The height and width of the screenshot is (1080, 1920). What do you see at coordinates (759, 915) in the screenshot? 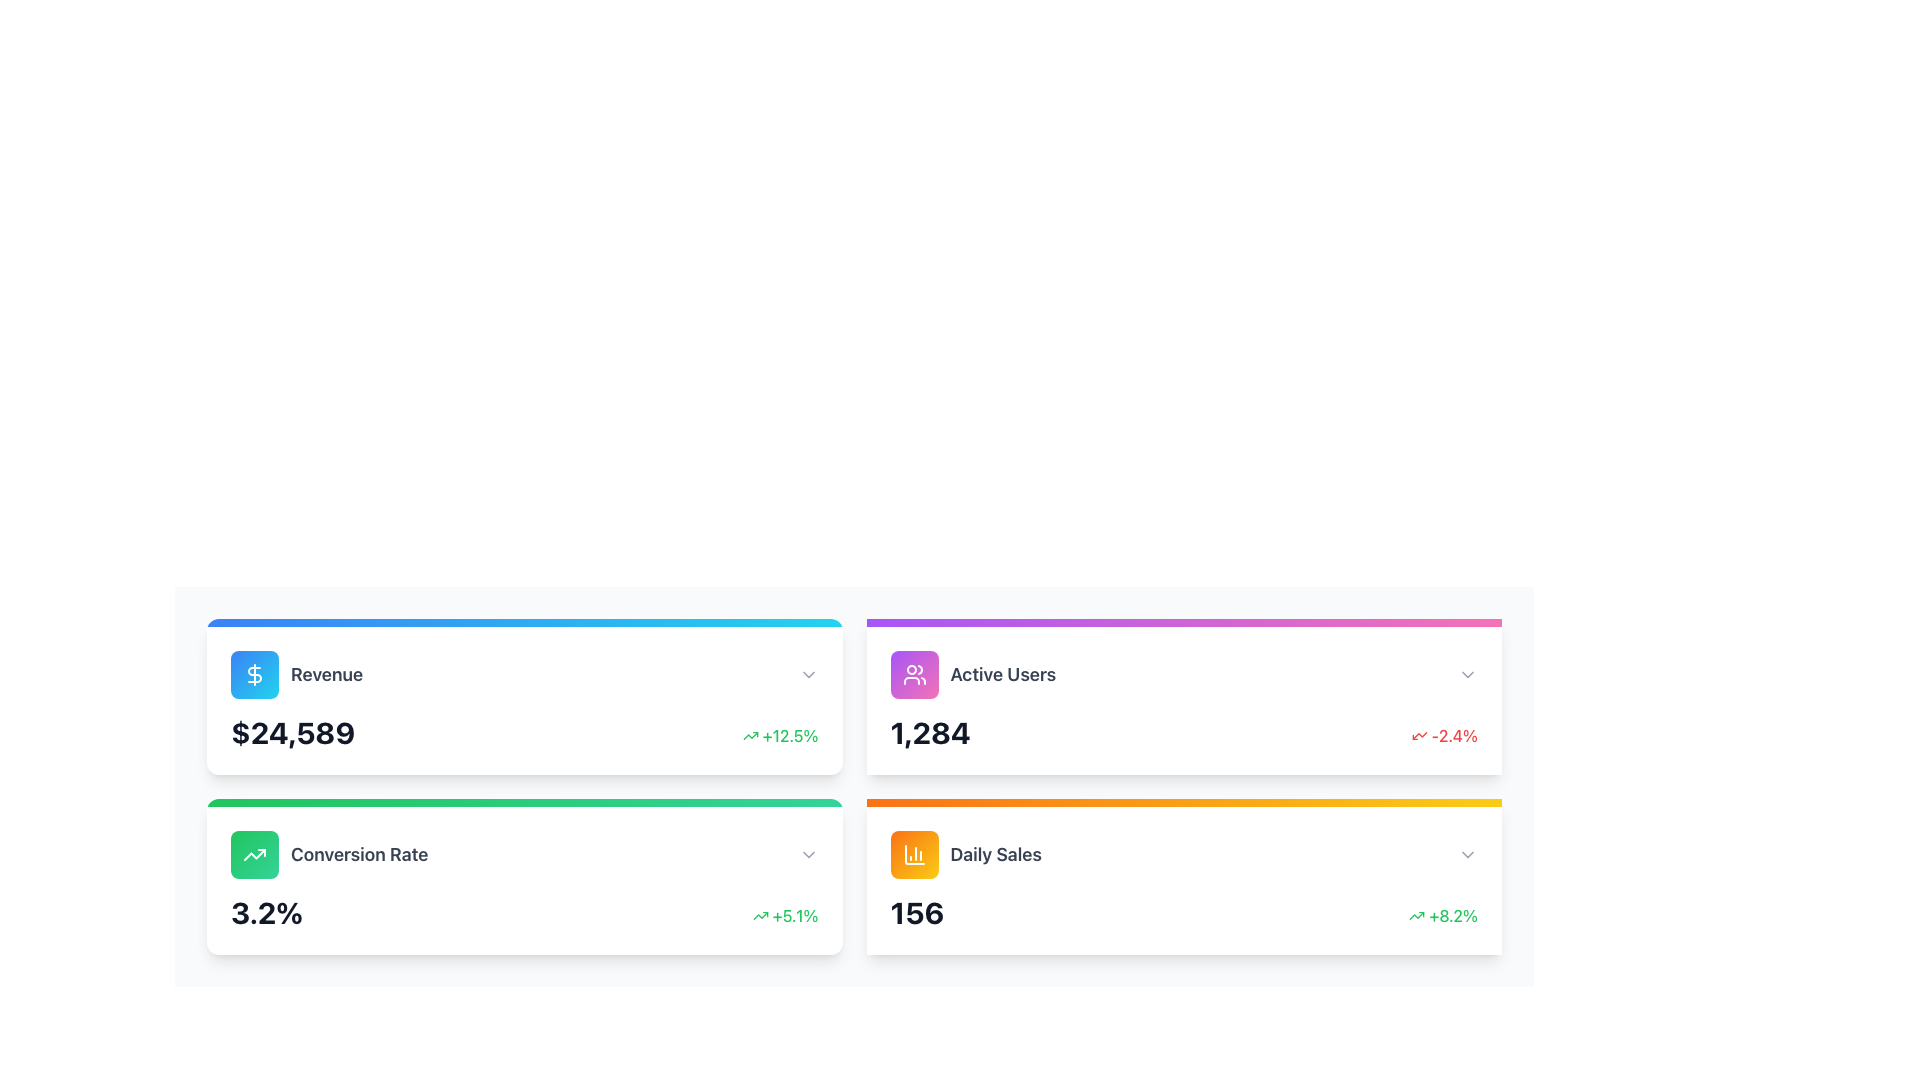
I see `the arrow icon representing a positive trend, which is located to the left of the '+5.1%' text in the green-themed value indicator of the bottom-left card labeled 'Conversion Rate'` at bounding box center [759, 915].